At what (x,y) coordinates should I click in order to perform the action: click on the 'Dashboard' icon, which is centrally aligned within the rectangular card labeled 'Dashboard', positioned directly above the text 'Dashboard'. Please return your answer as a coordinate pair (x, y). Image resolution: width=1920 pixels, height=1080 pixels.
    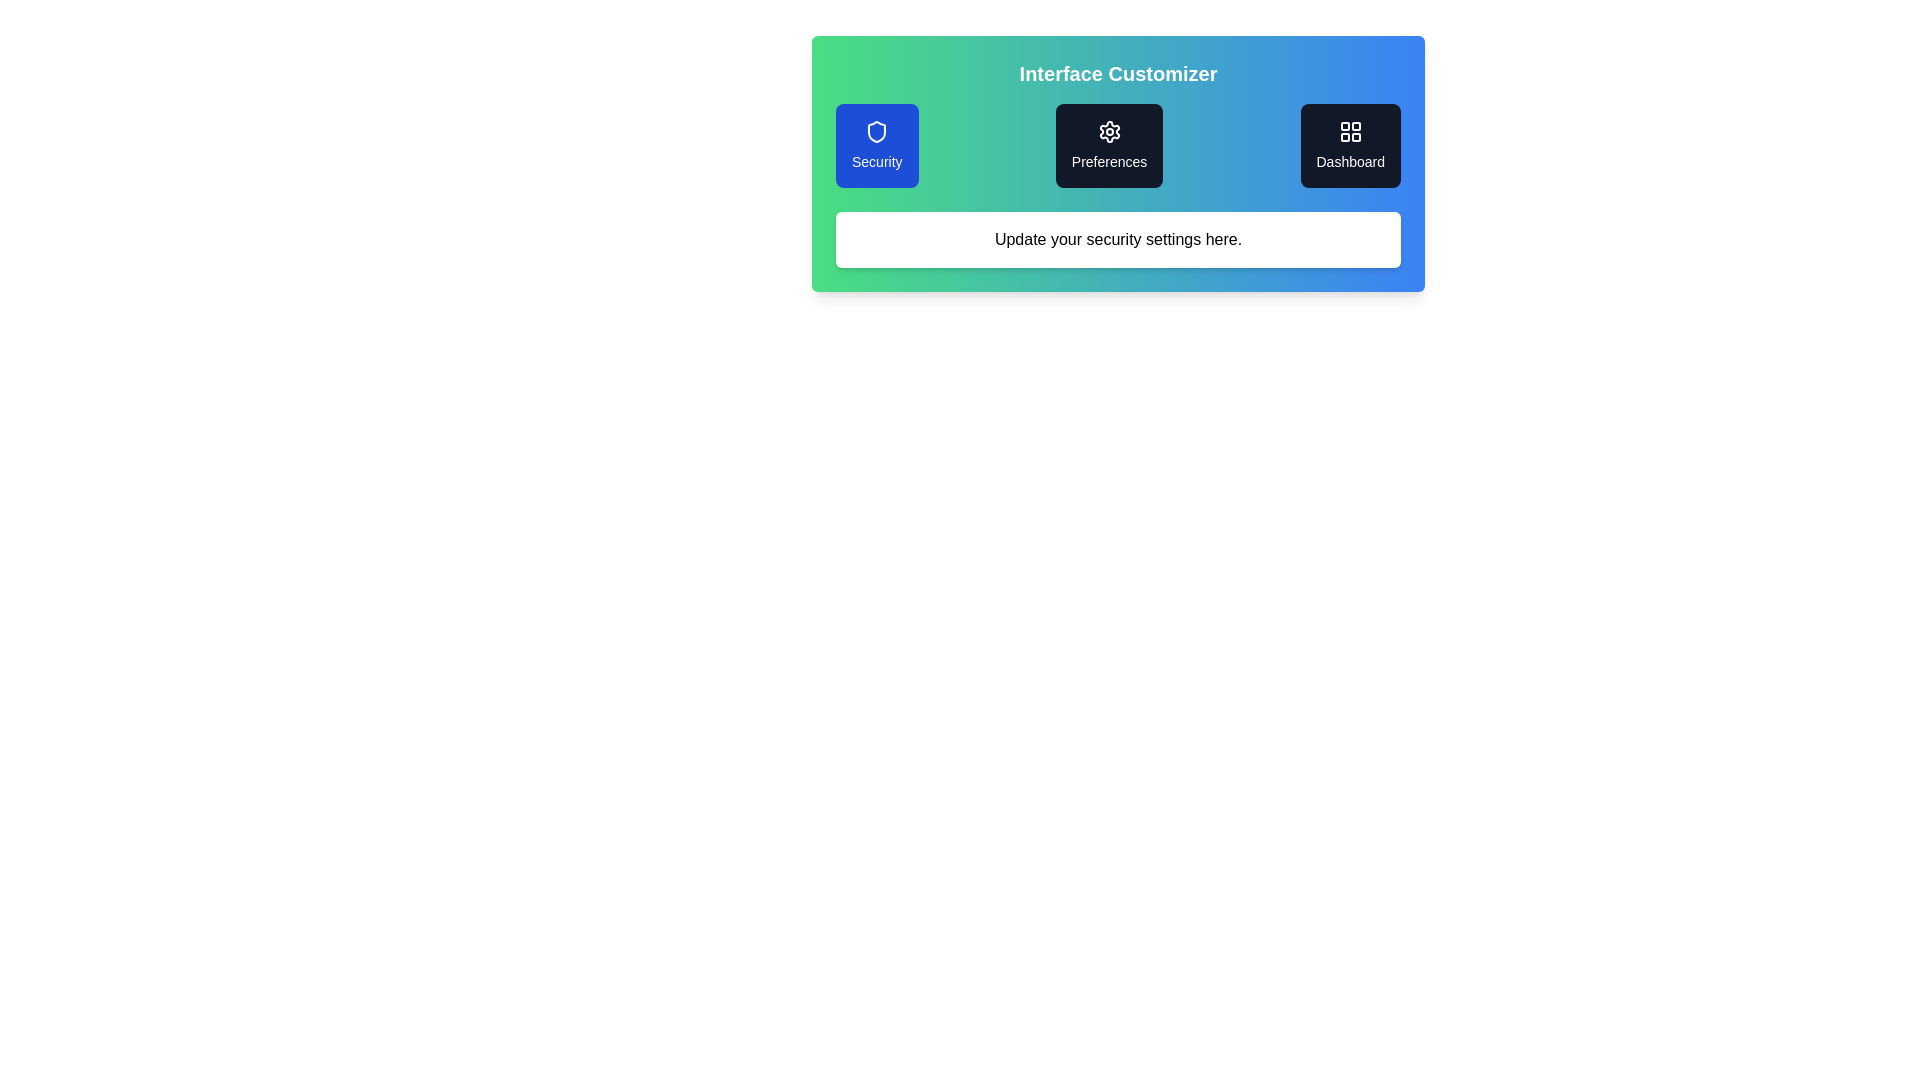
    Looking at the image, I should click on (1350, 131).